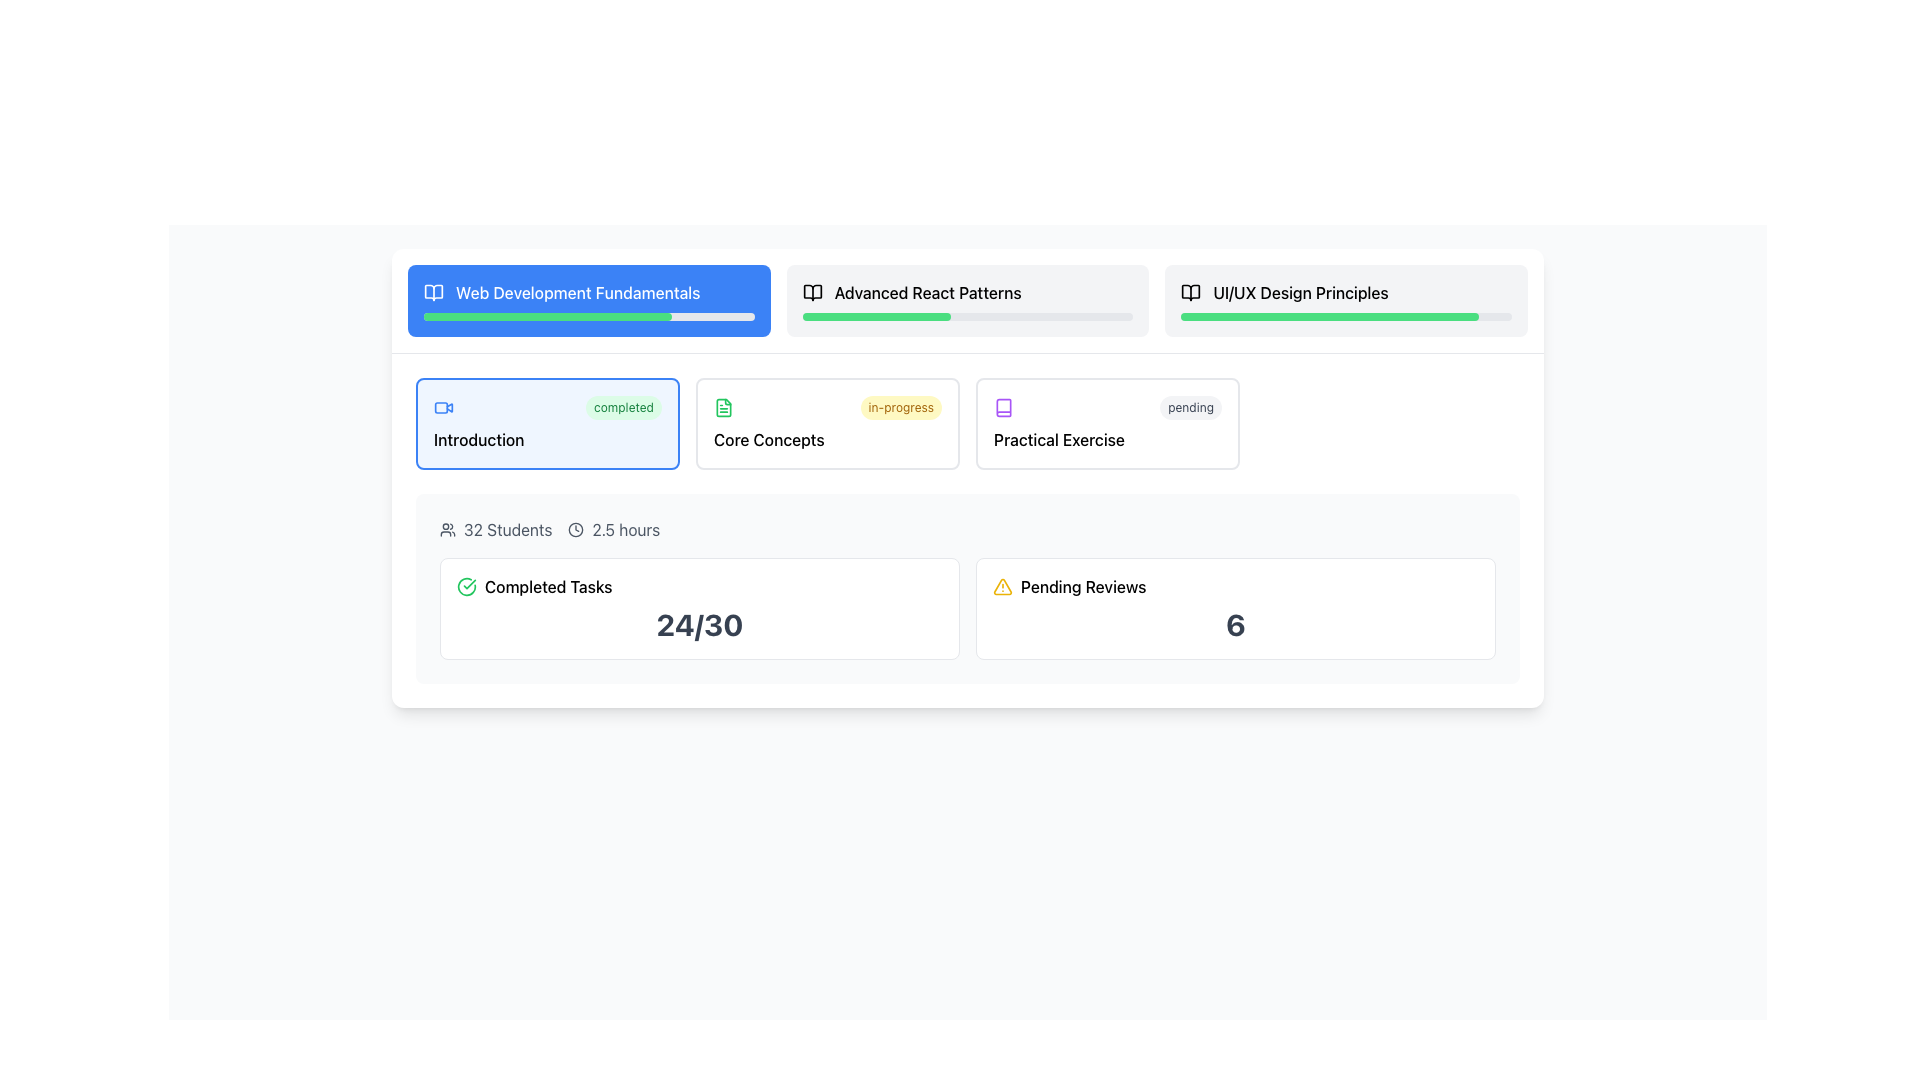  Describe the element at coordinates (547, 423) in the screenshot. I see `the 'Introduction' informational card element, which has a light blue background, blue border, and a green 'completed' badge` at that location.